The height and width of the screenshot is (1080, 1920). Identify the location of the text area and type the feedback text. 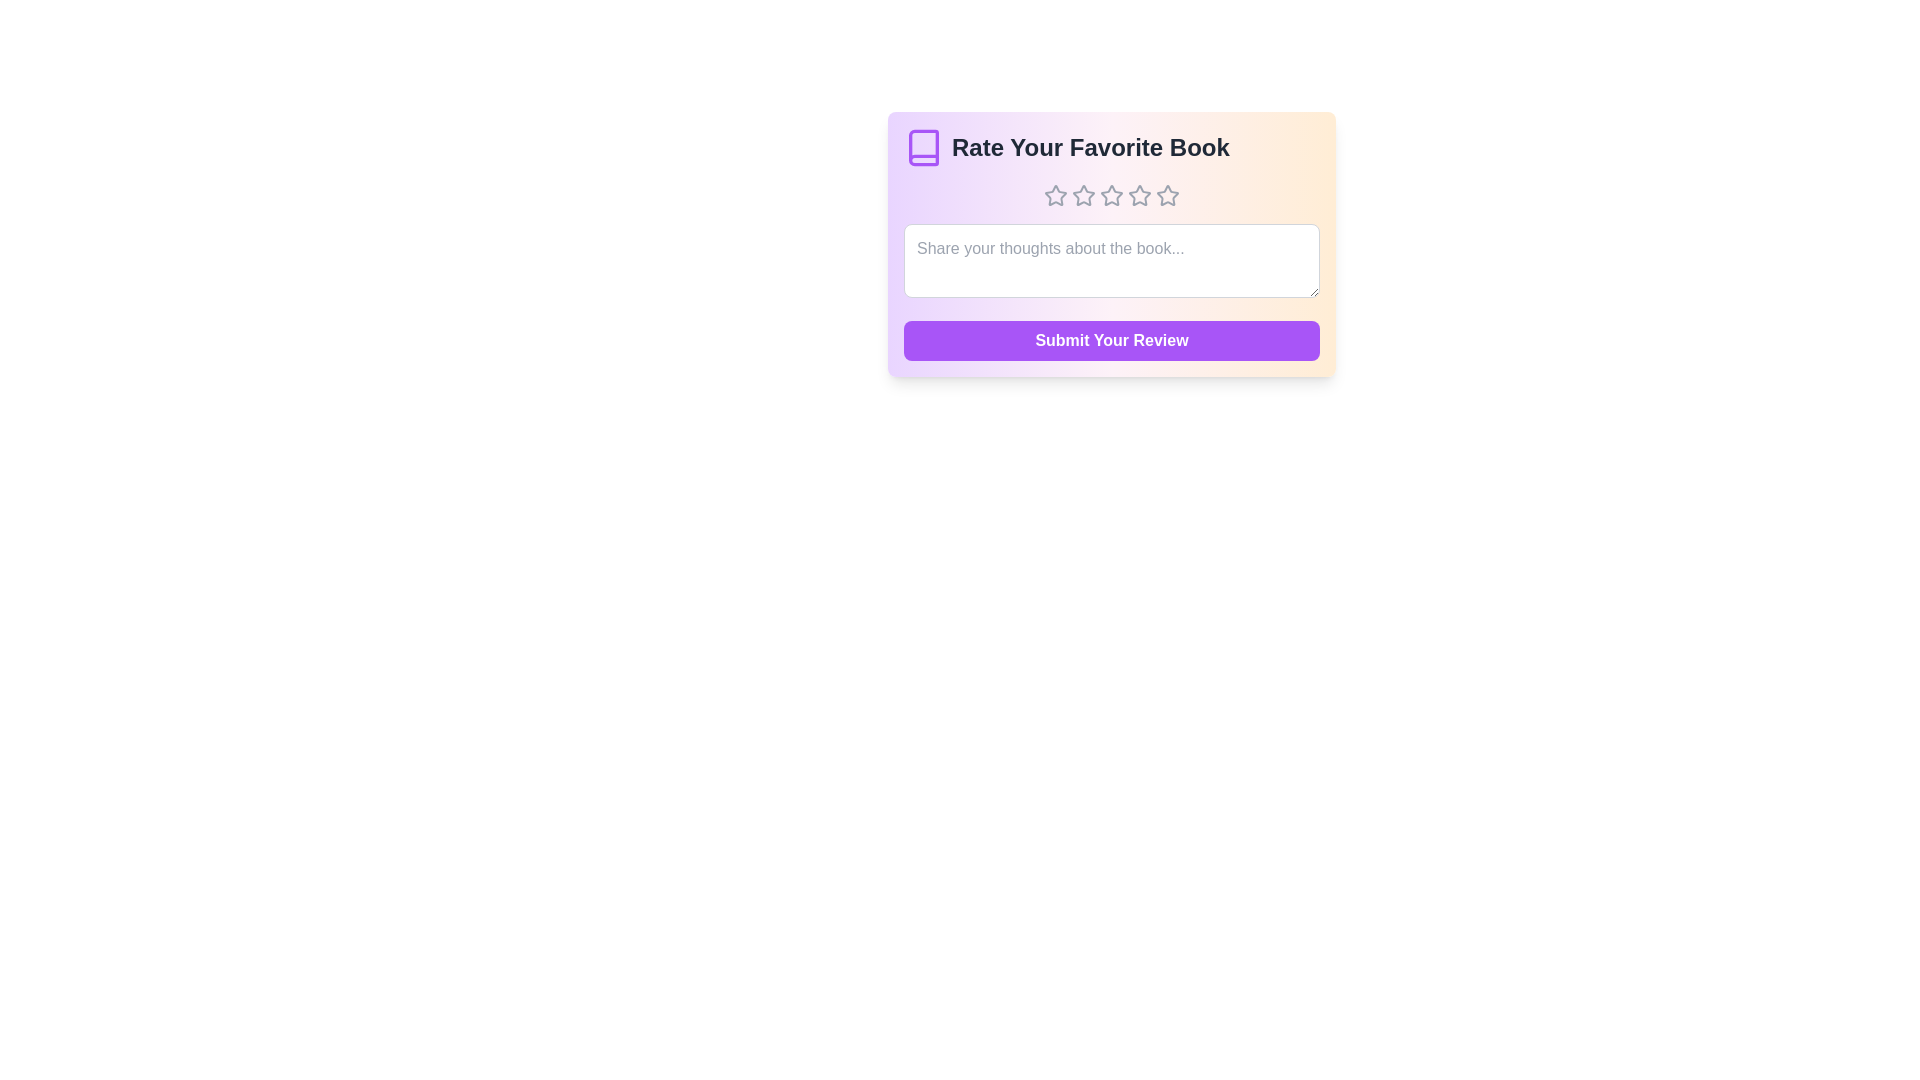
(1111, 260).